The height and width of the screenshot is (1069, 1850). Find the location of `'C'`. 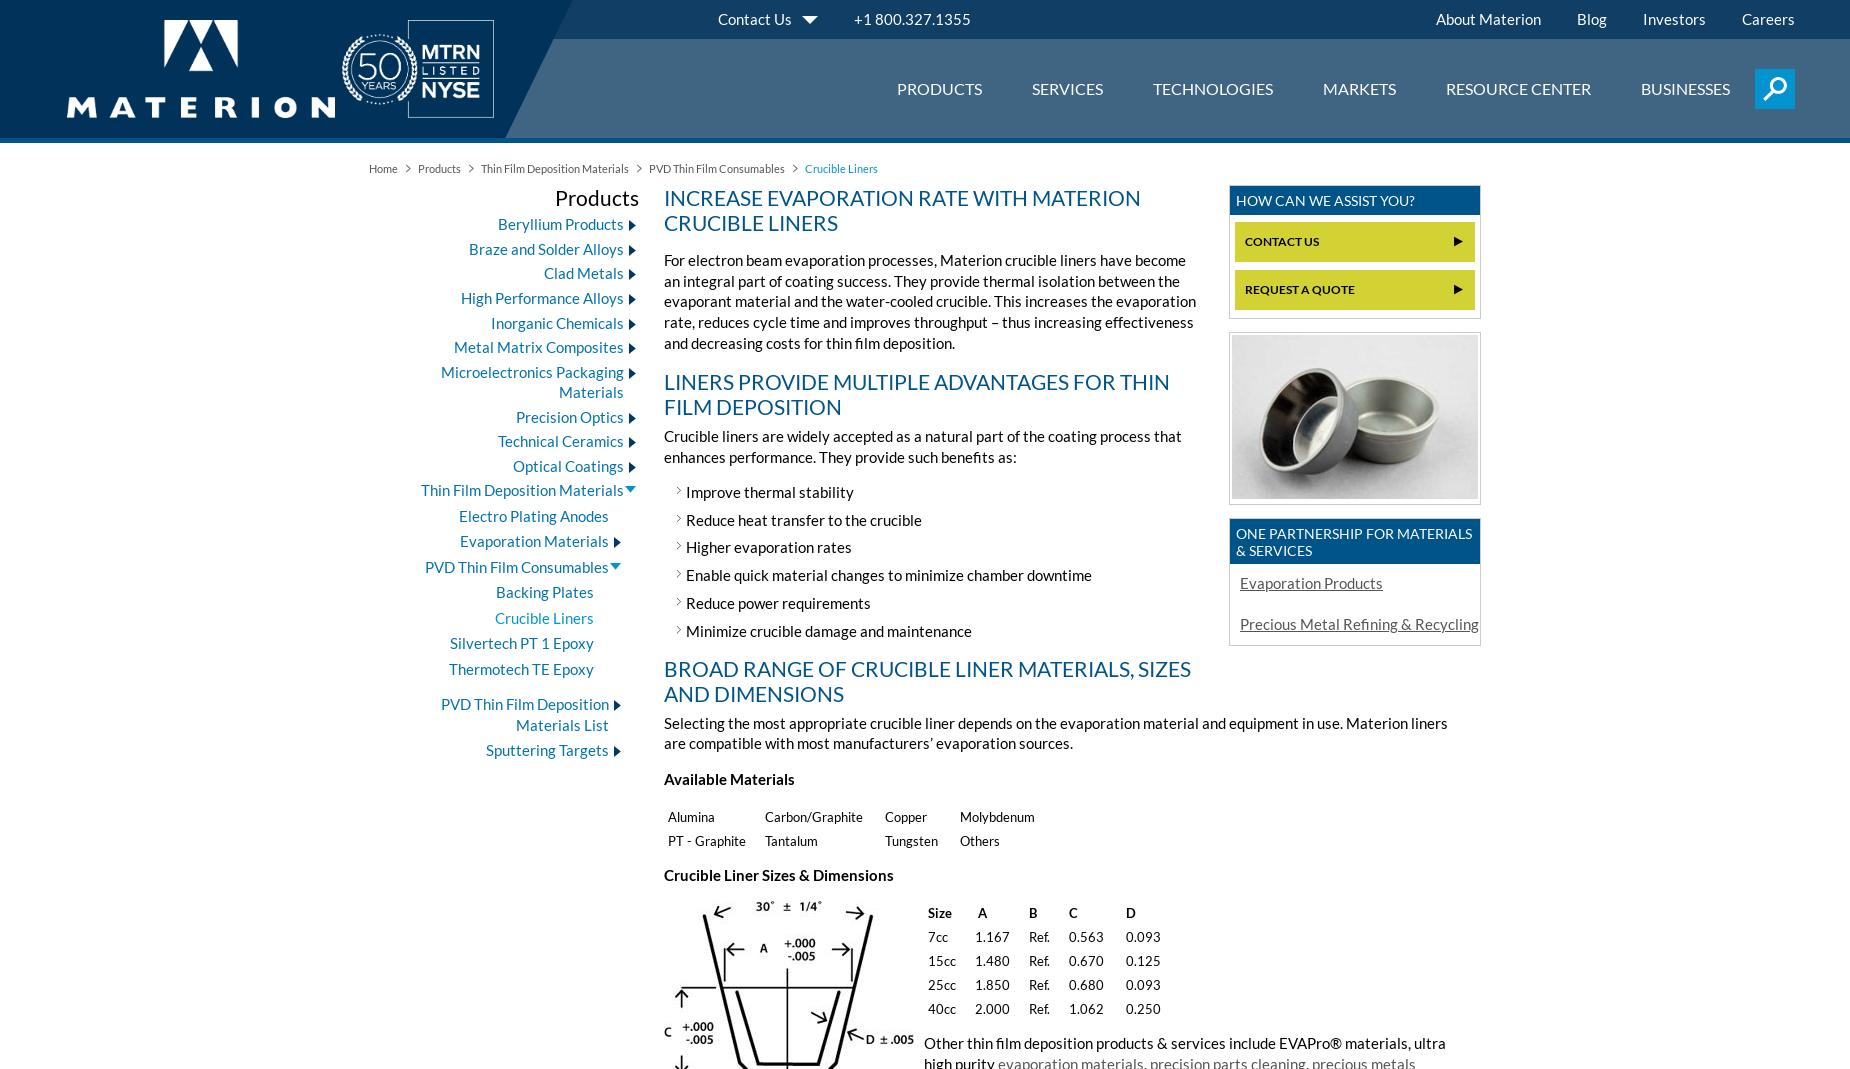

'C' is located at coordinates (1074, 910).